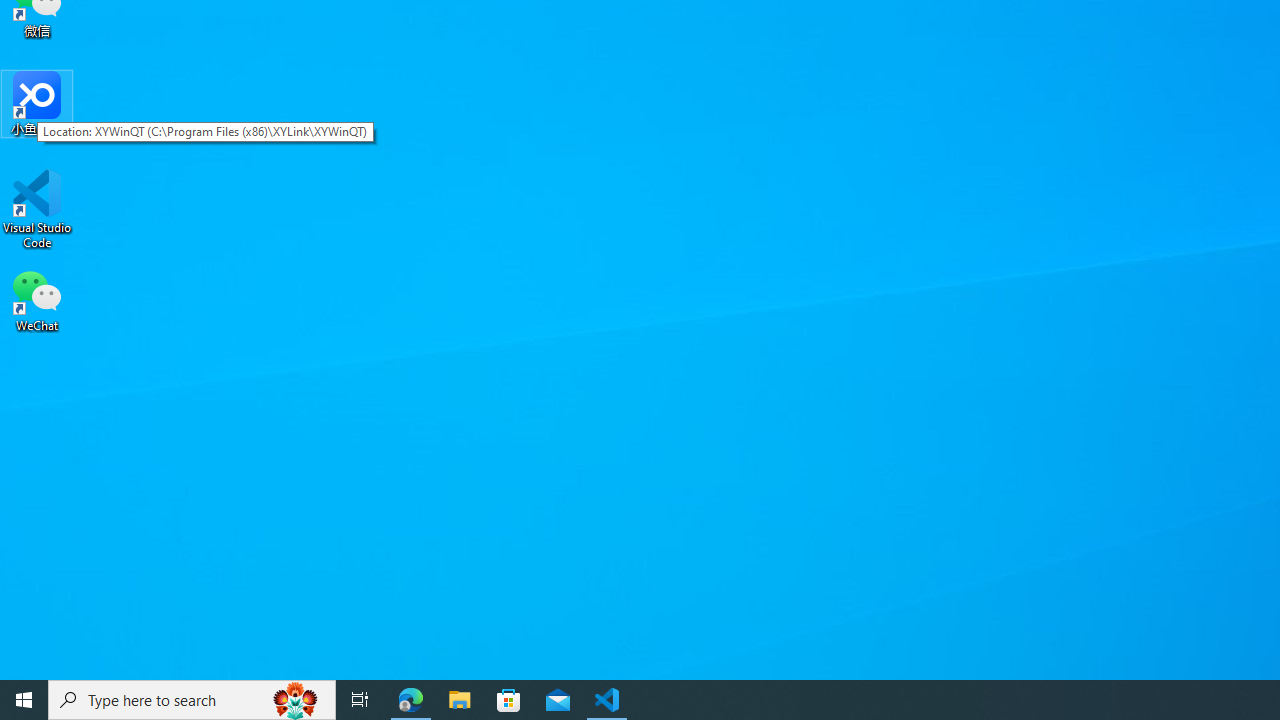  Describe the element at coordinates (509, 698) in the screenshot. I see `'Microsoft Store'` at that location.